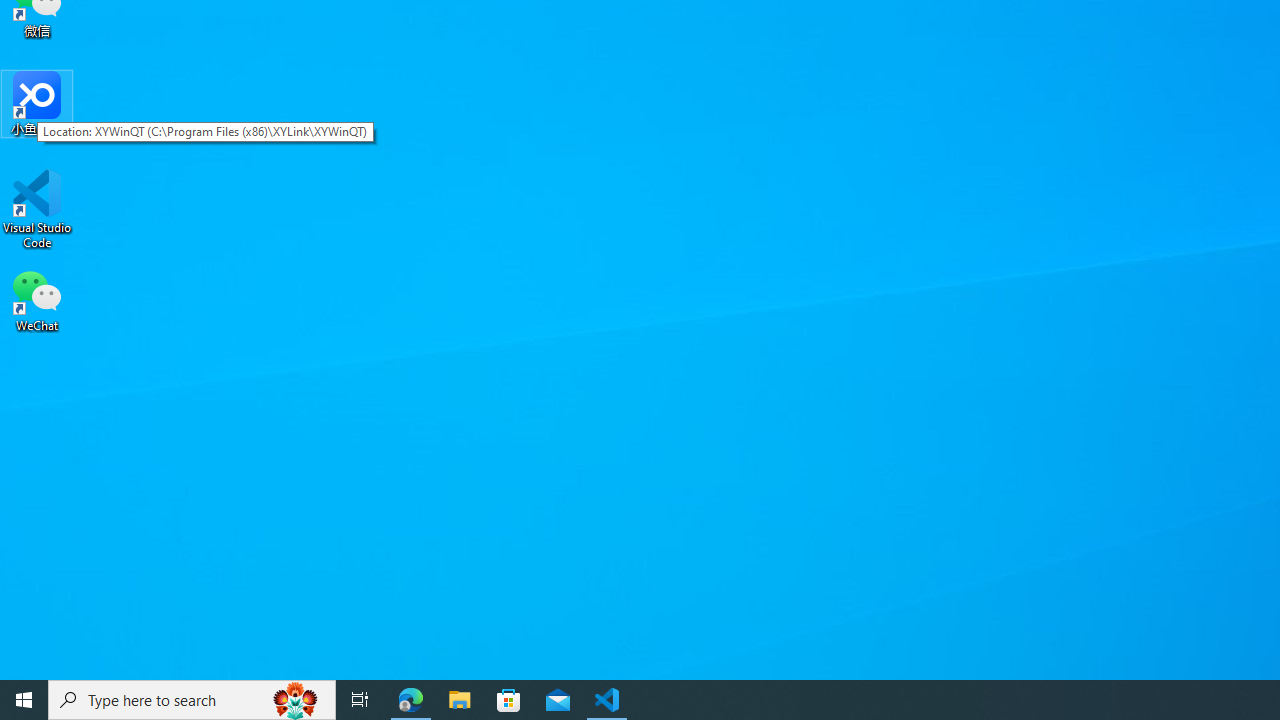  Describe the element at coordinates (509, 698) in the screenshot. I see `'Microsoft Store'` at that location.